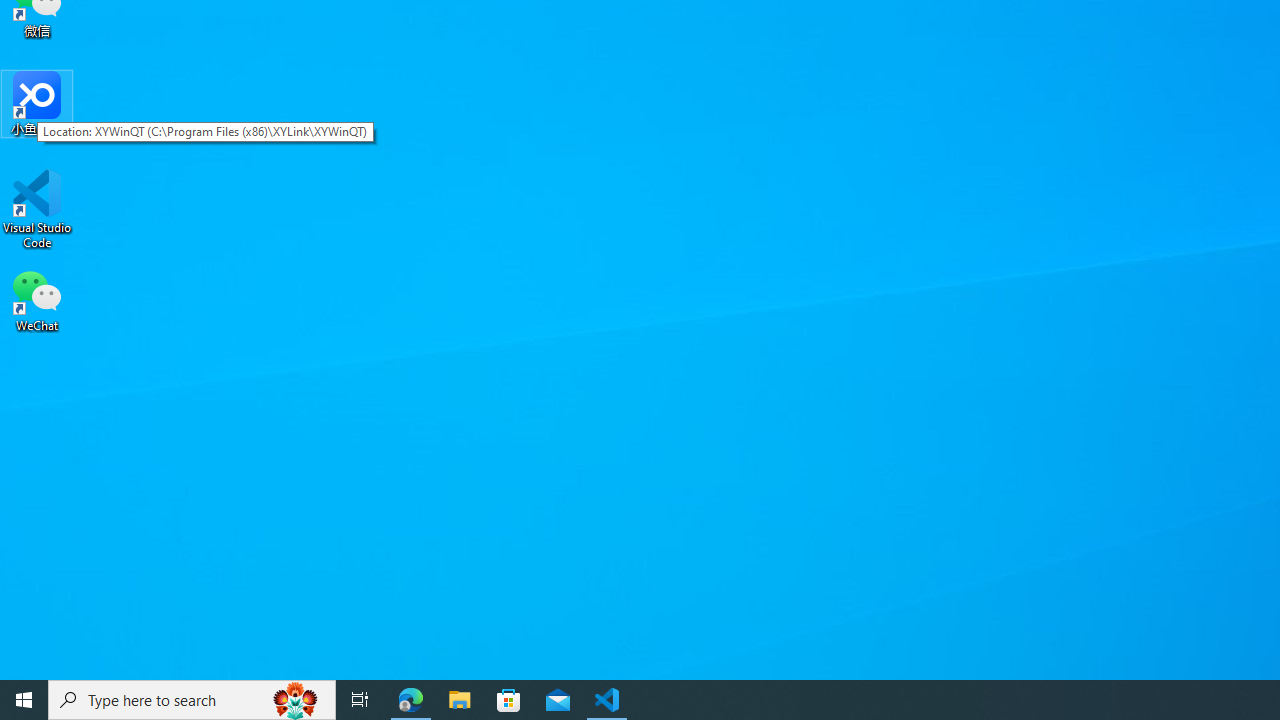  Describe the element at coordinates (509, 698) in the screenshot. I see `'Microsoft Store'` at that location.